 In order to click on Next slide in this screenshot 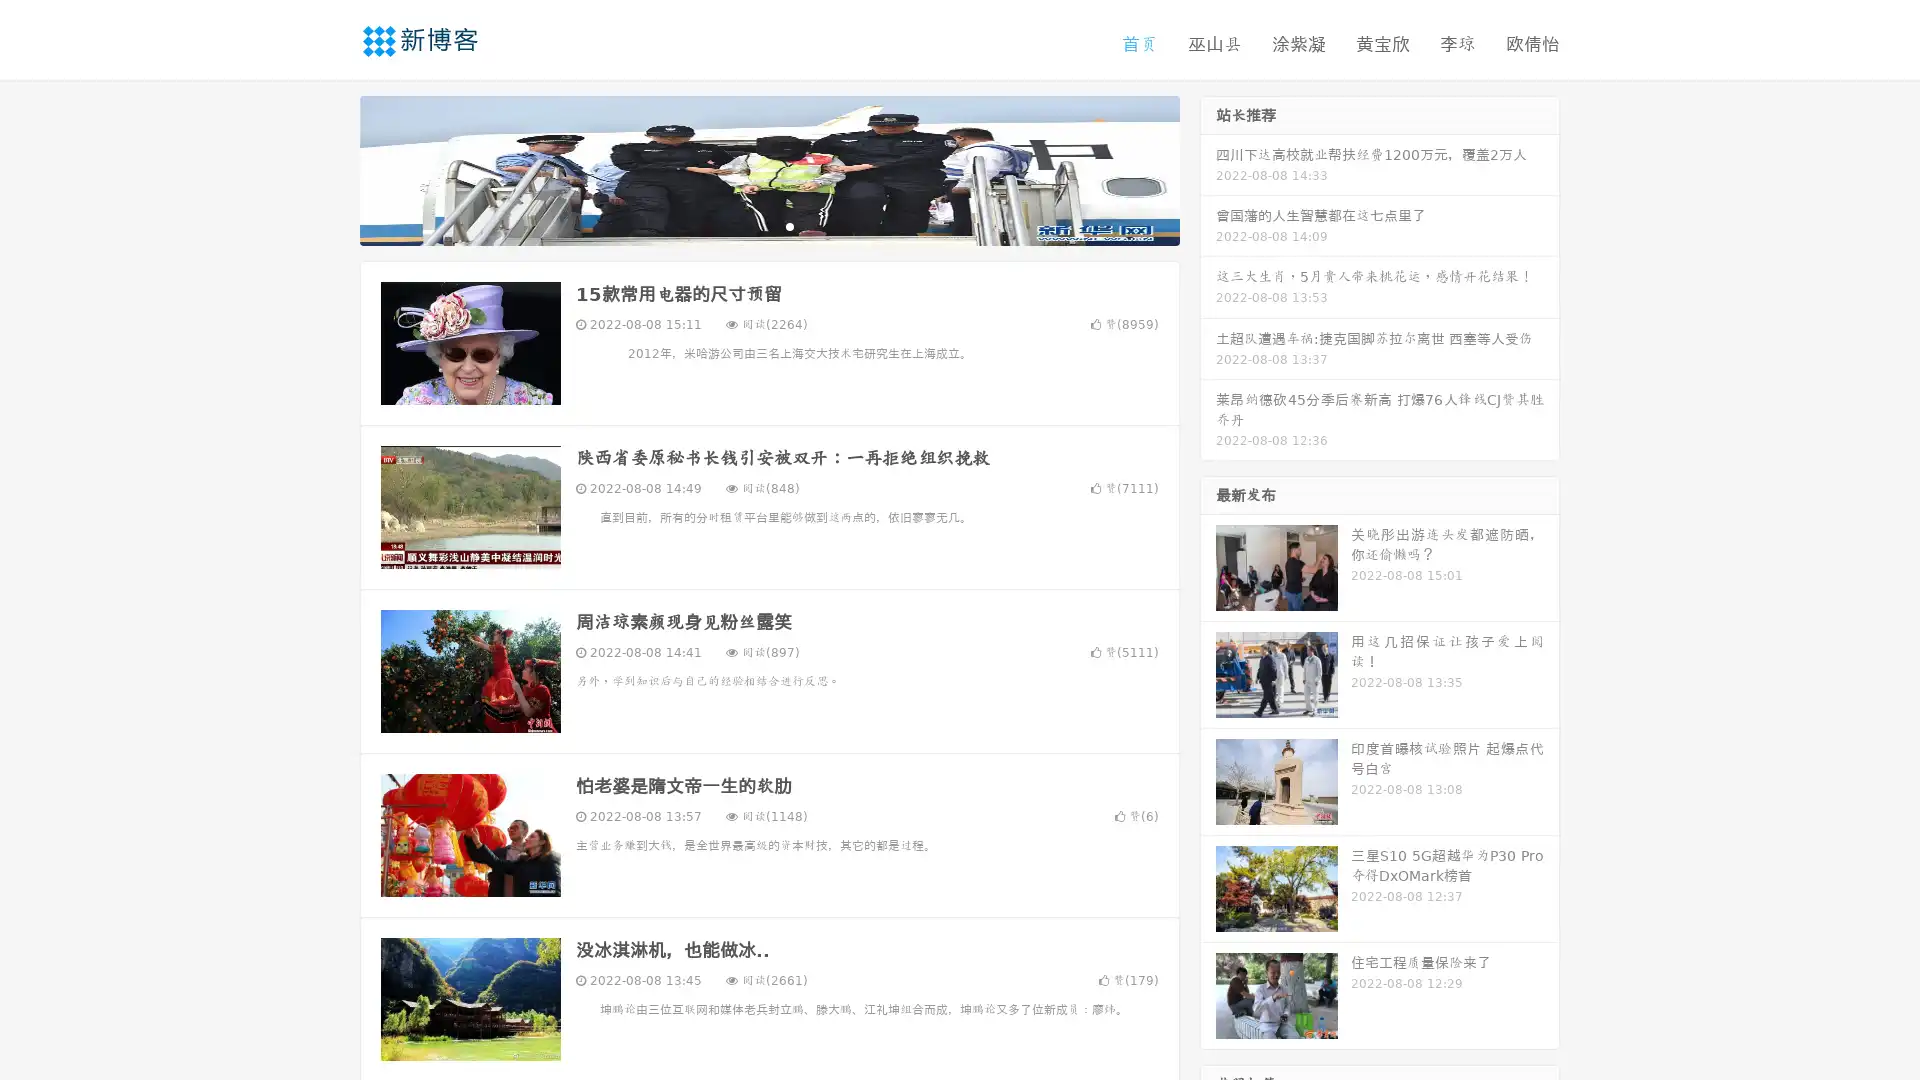, I will do `click(1208, 168)`.